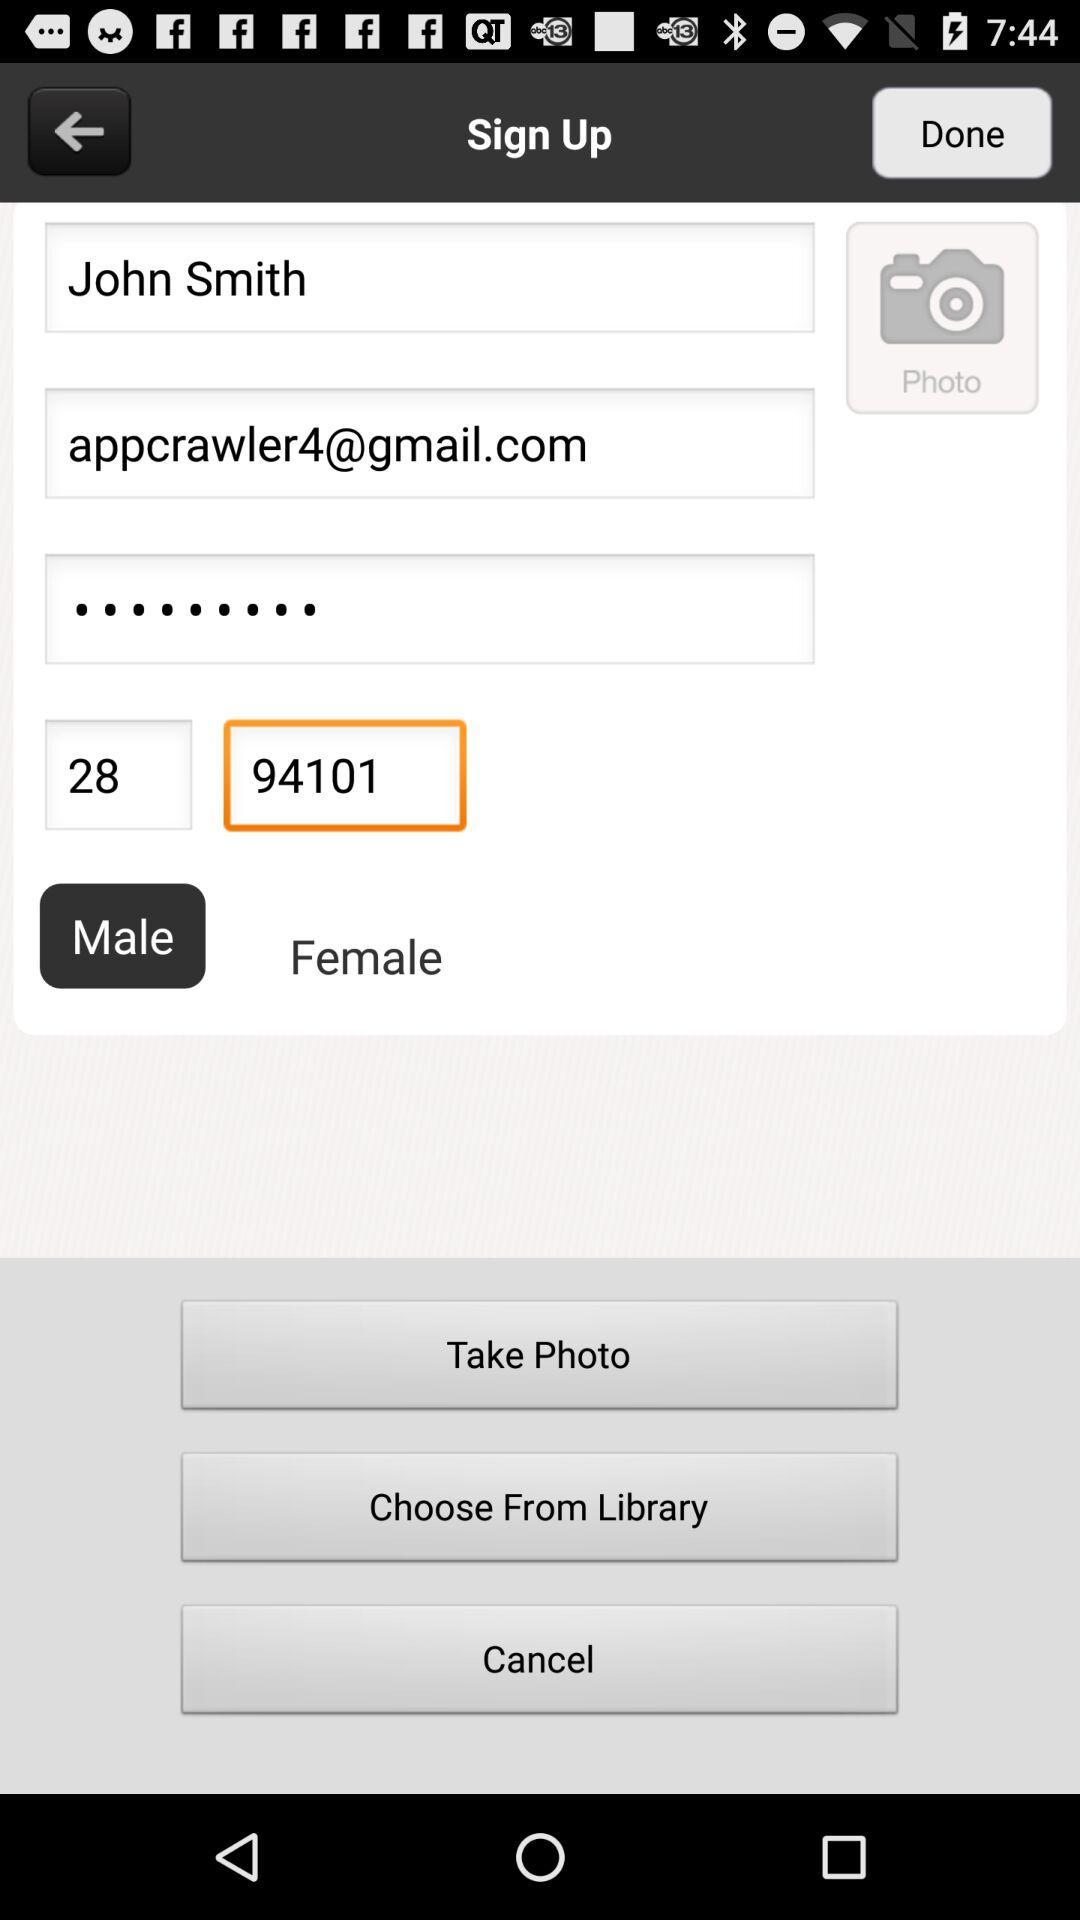 This screenshot has width=1080, height=1920. Describe the element at coordinates (943, 316) in the screenshot. I see `take a picture` at that location.